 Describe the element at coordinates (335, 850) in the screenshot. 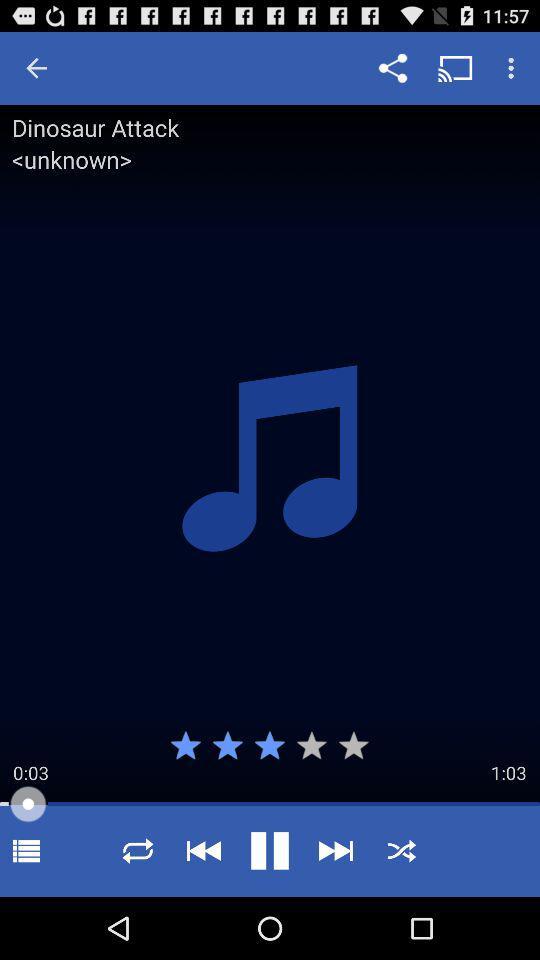

I see `forward button` at that location.